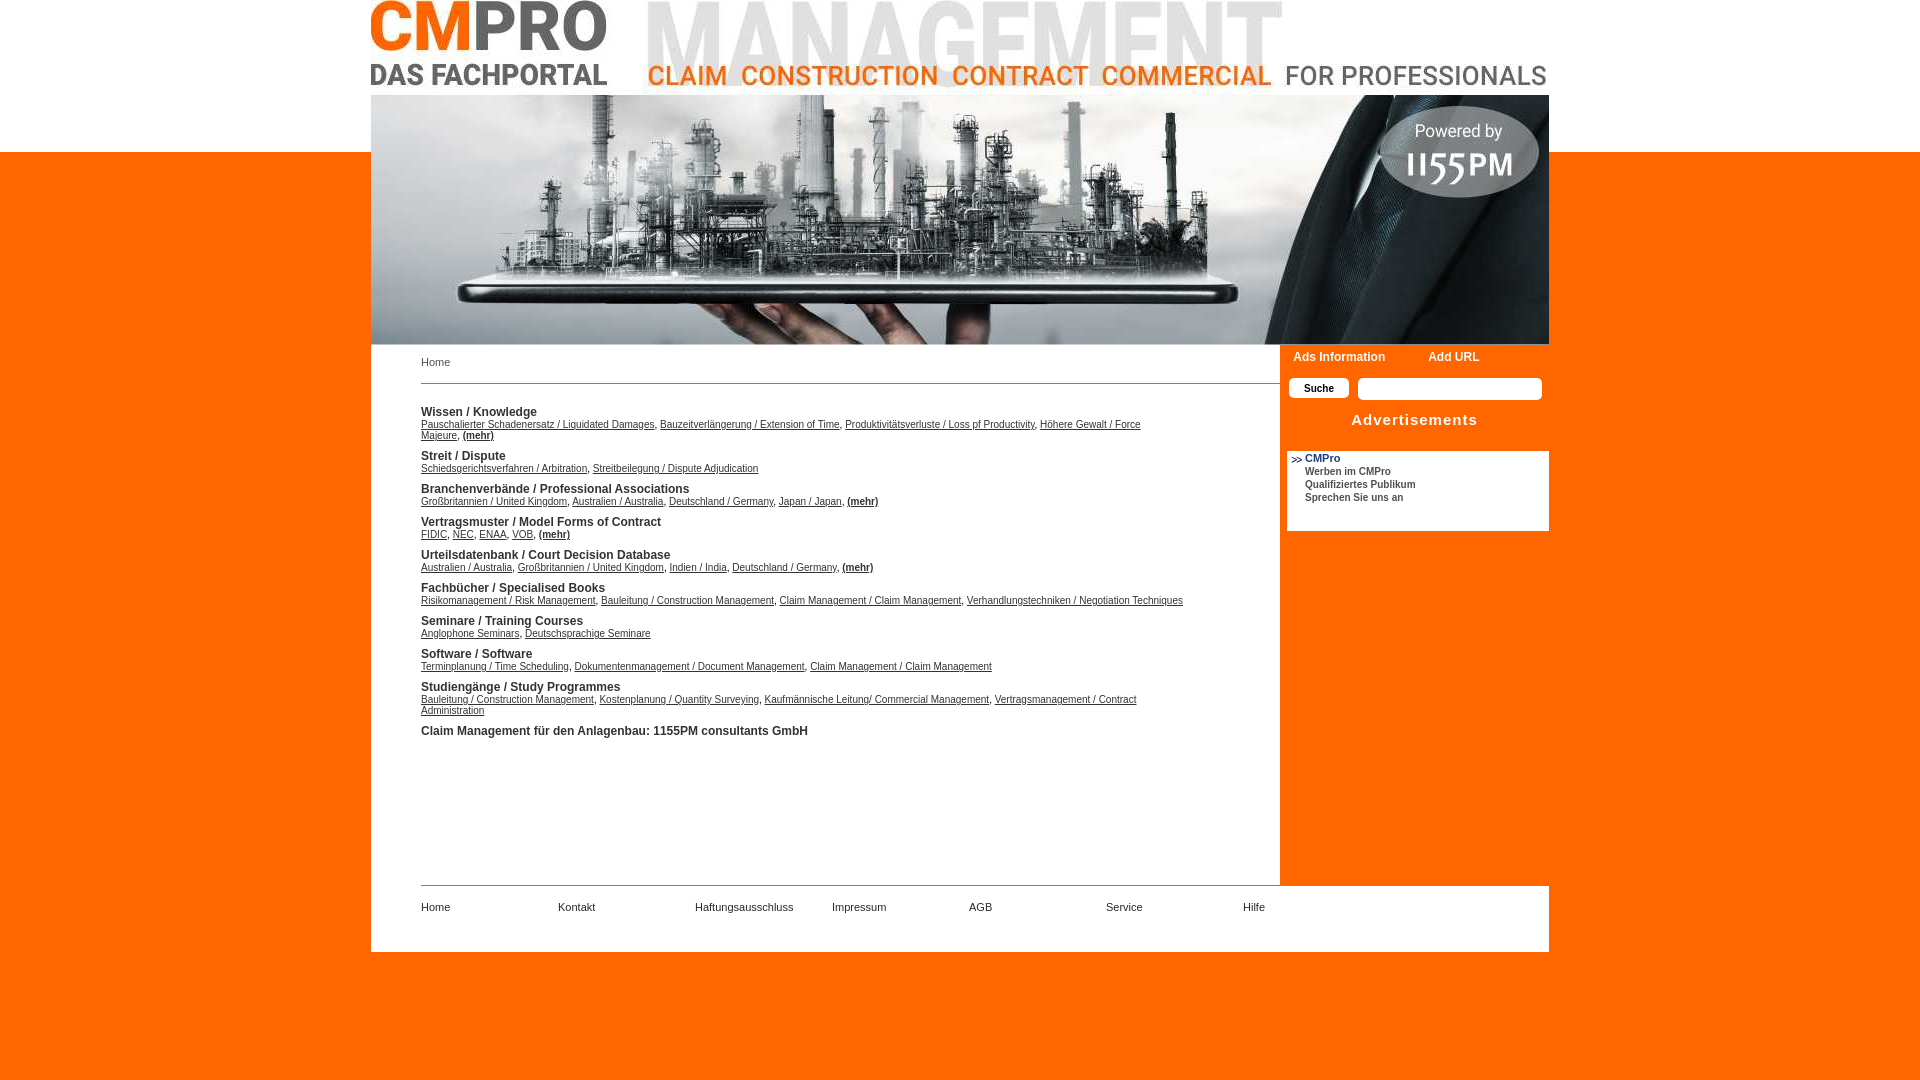  What do you see at coordinates (1074, 599) in the screenshot?
I see `'Verhandlungstechniken / Negotiation Techniques'` at bounding box center [1074, 599].